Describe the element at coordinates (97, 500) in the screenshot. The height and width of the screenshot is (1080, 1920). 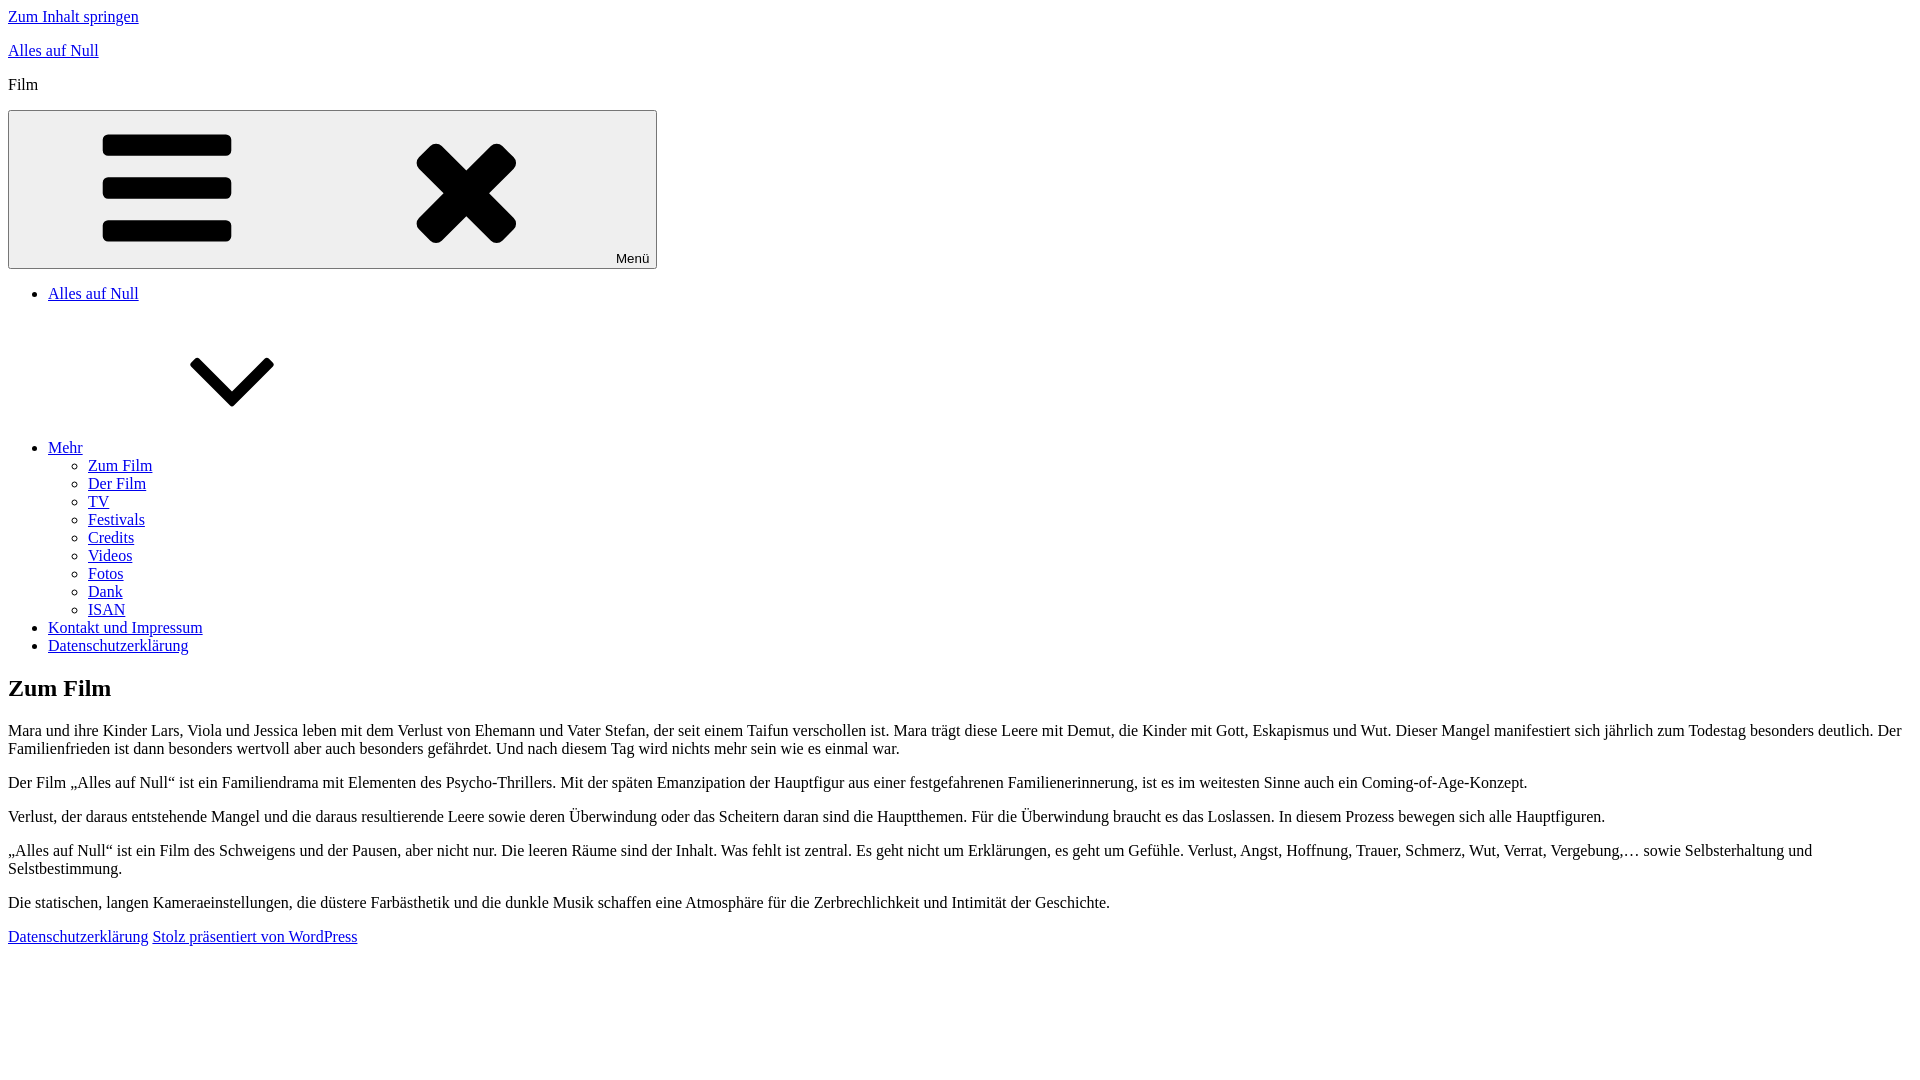
I see `'TV'` at that location.